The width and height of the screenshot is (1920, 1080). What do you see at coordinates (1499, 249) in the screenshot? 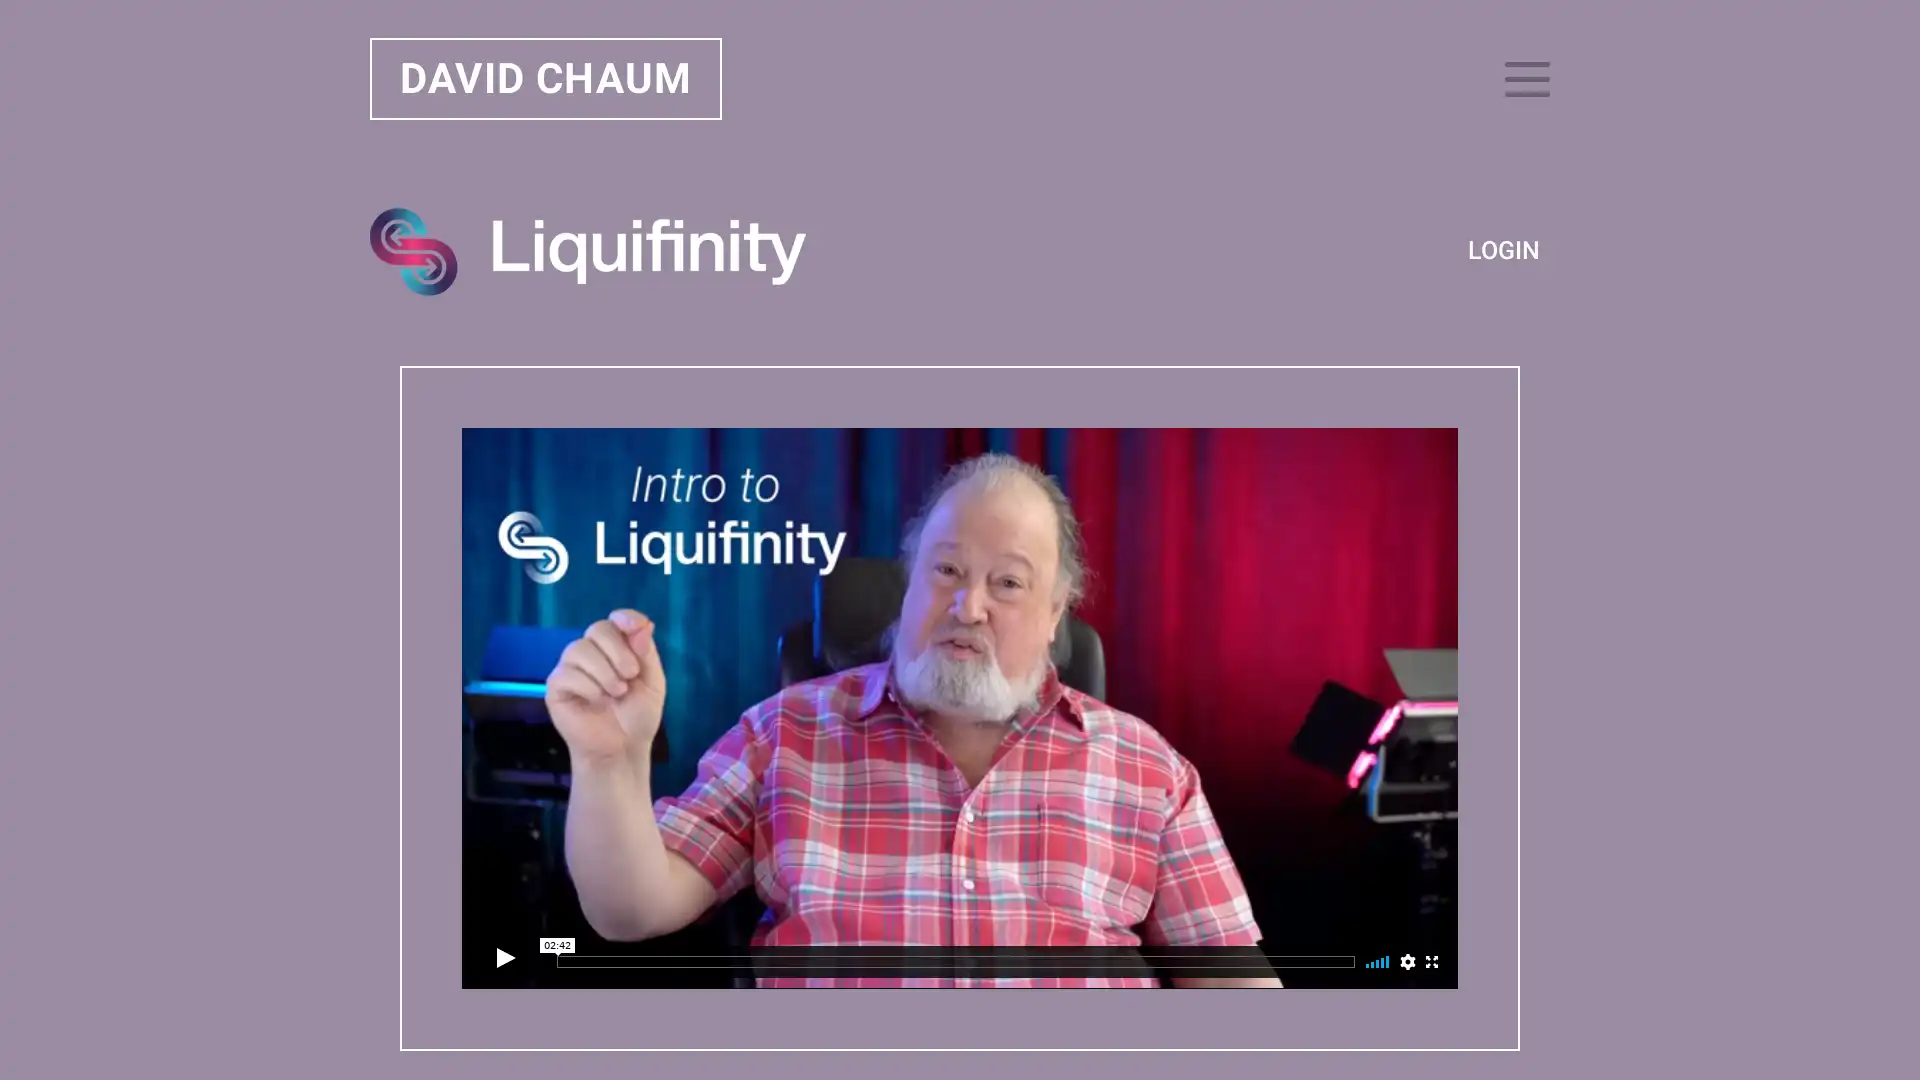
I see `LOGIN` at bounding box center [1499, 249].